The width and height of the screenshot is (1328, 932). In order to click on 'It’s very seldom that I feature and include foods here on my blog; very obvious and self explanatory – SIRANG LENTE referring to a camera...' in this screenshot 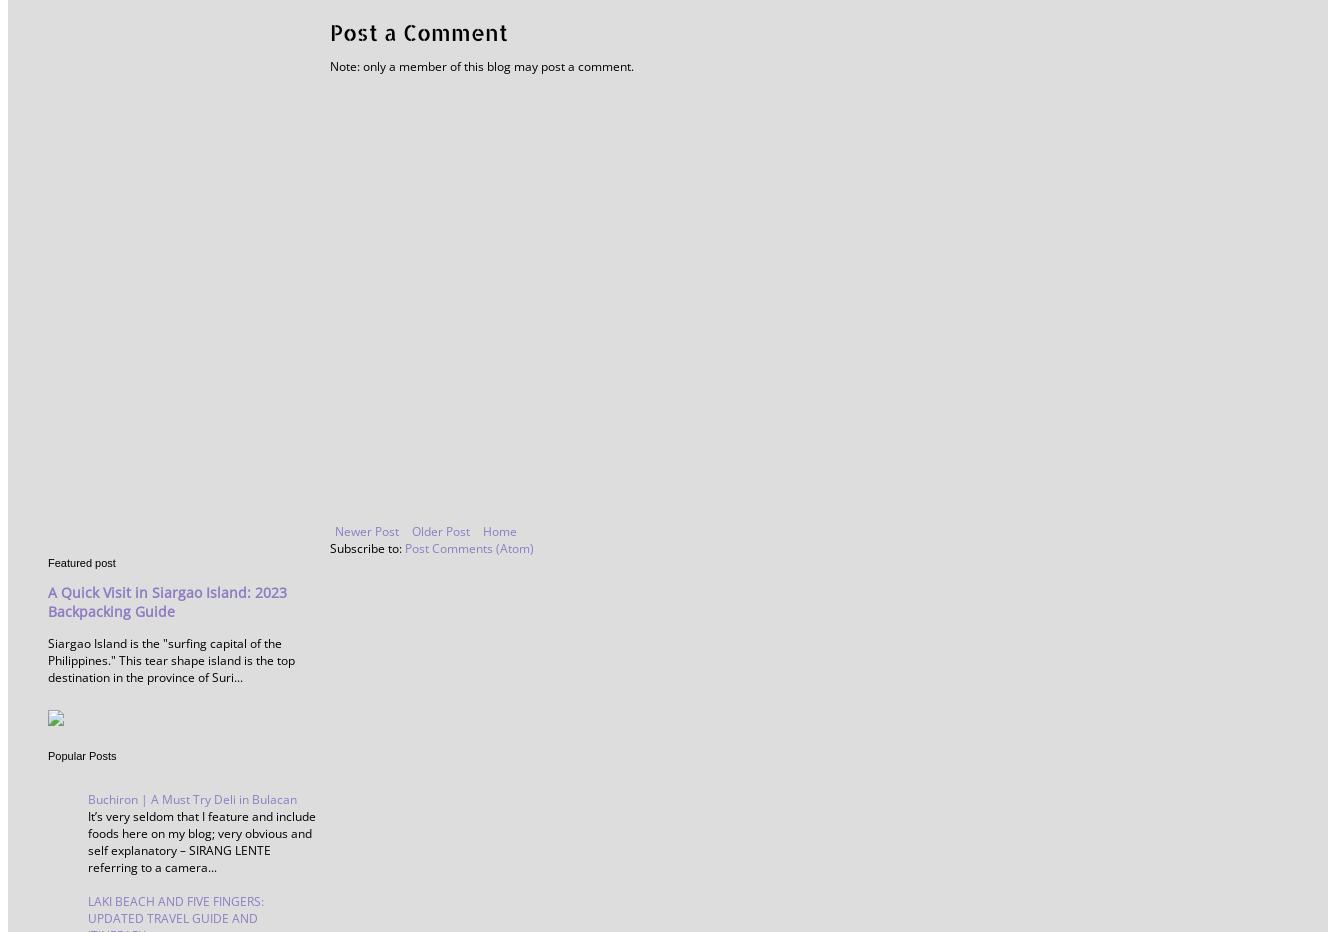, I will do `click(88, 840)`.